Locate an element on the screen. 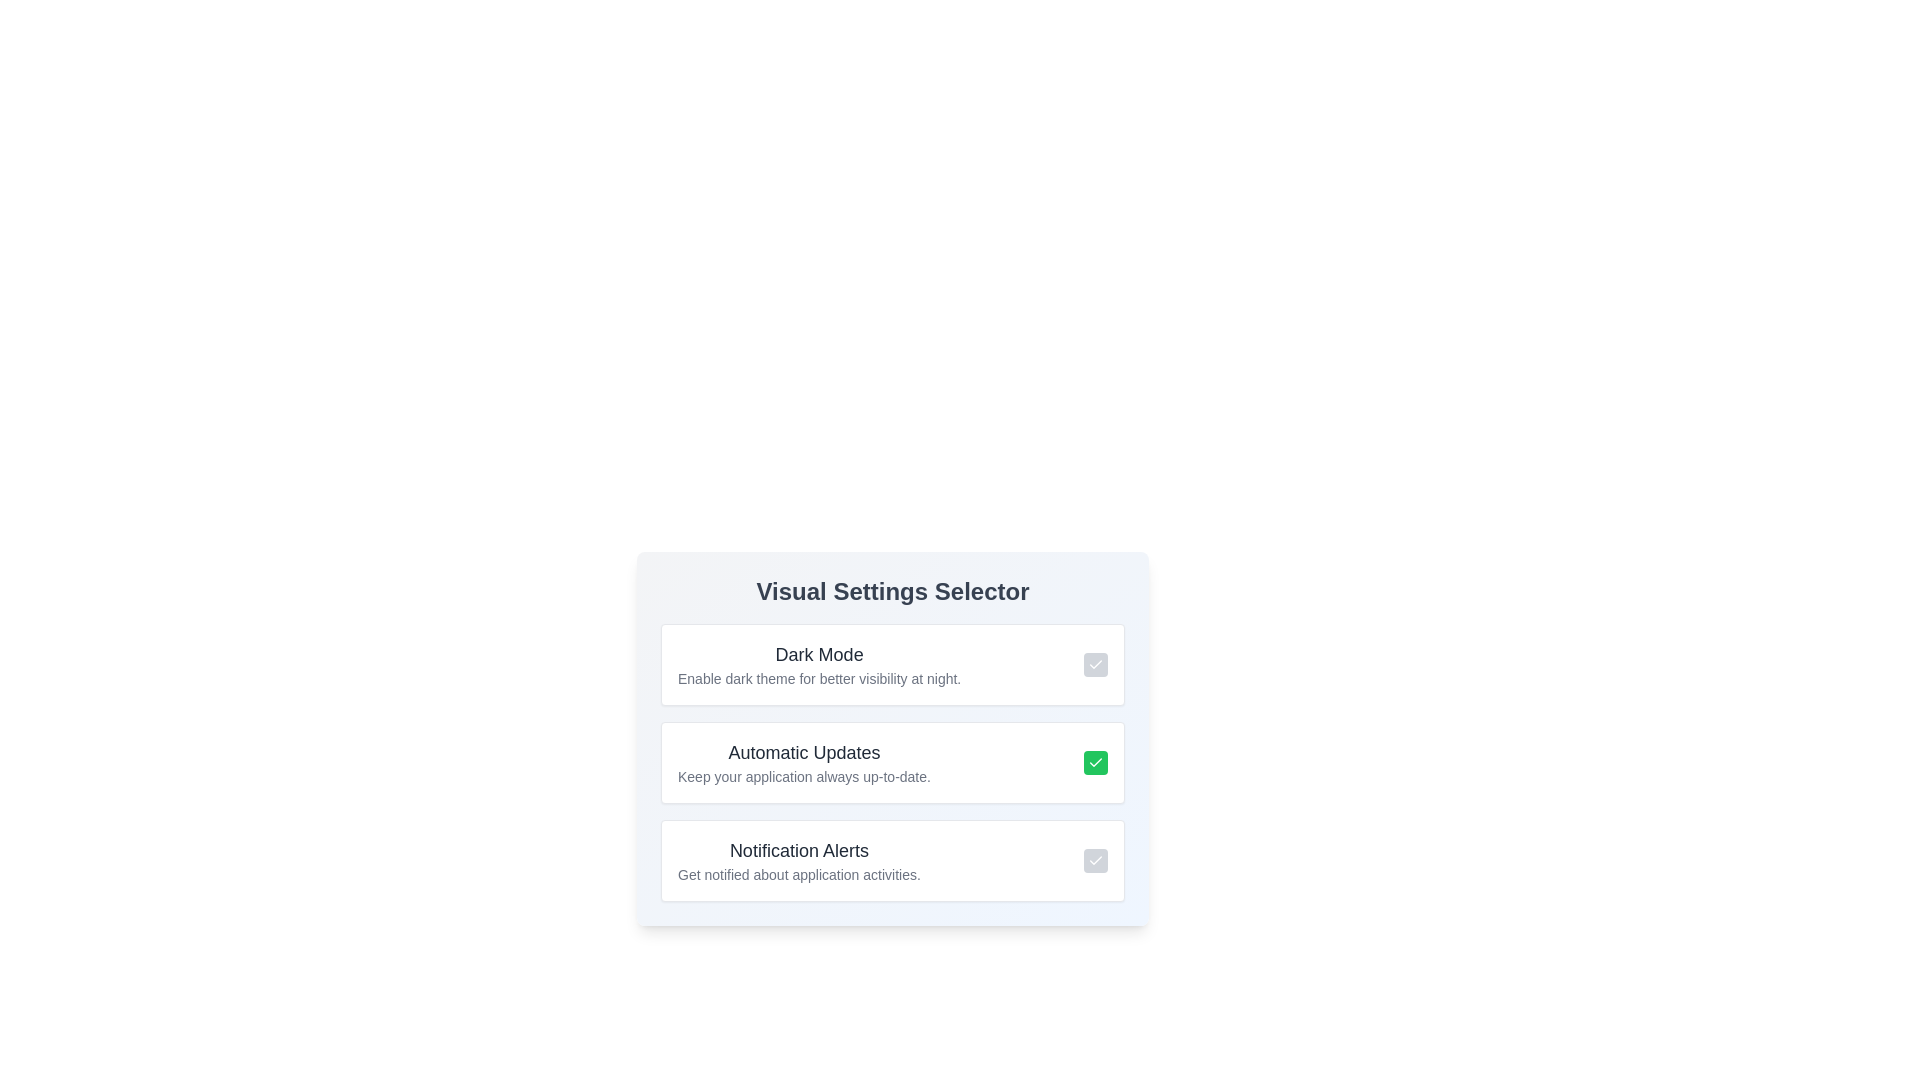  the green toggle switch in the 'Automatic Updates' section is located at coordinates (891, 763).